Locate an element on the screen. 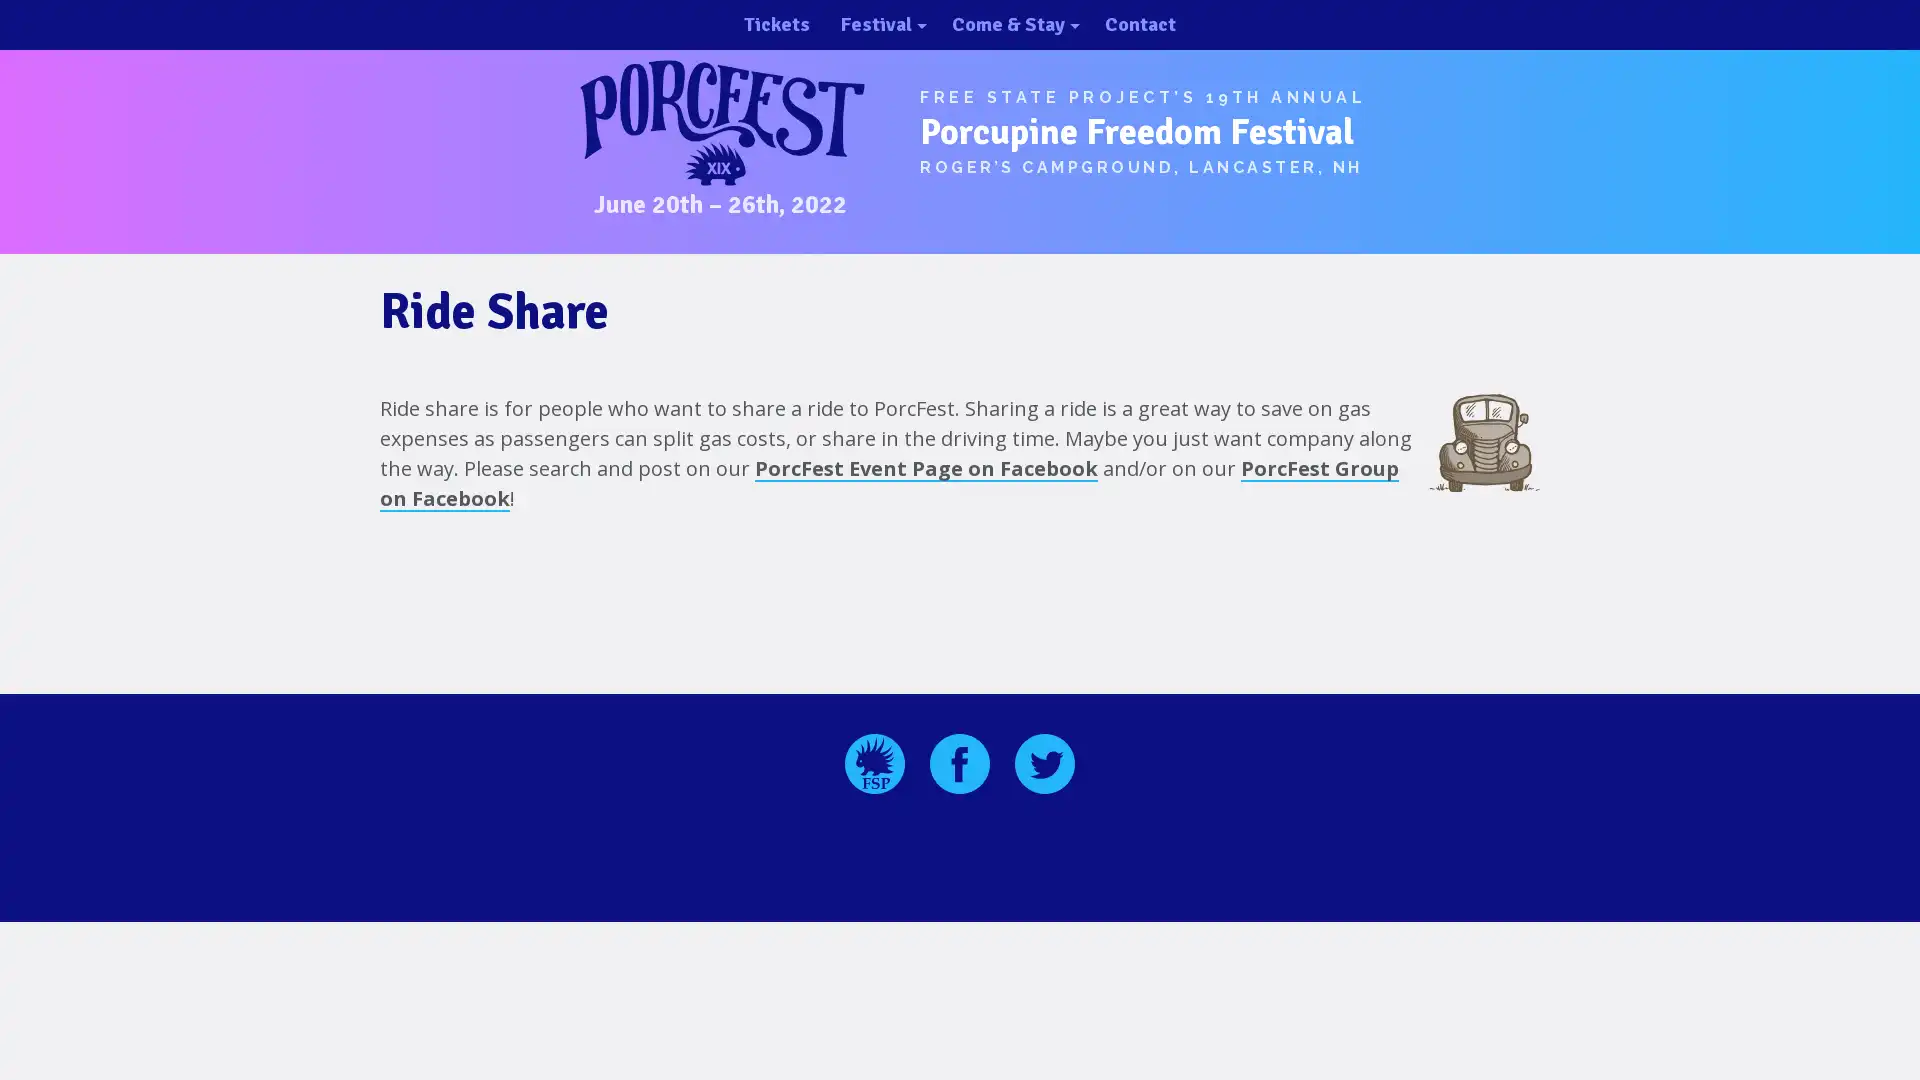 The height and width of the screenshot is (1080, 1920). close is located at coordinates (1856, 80).